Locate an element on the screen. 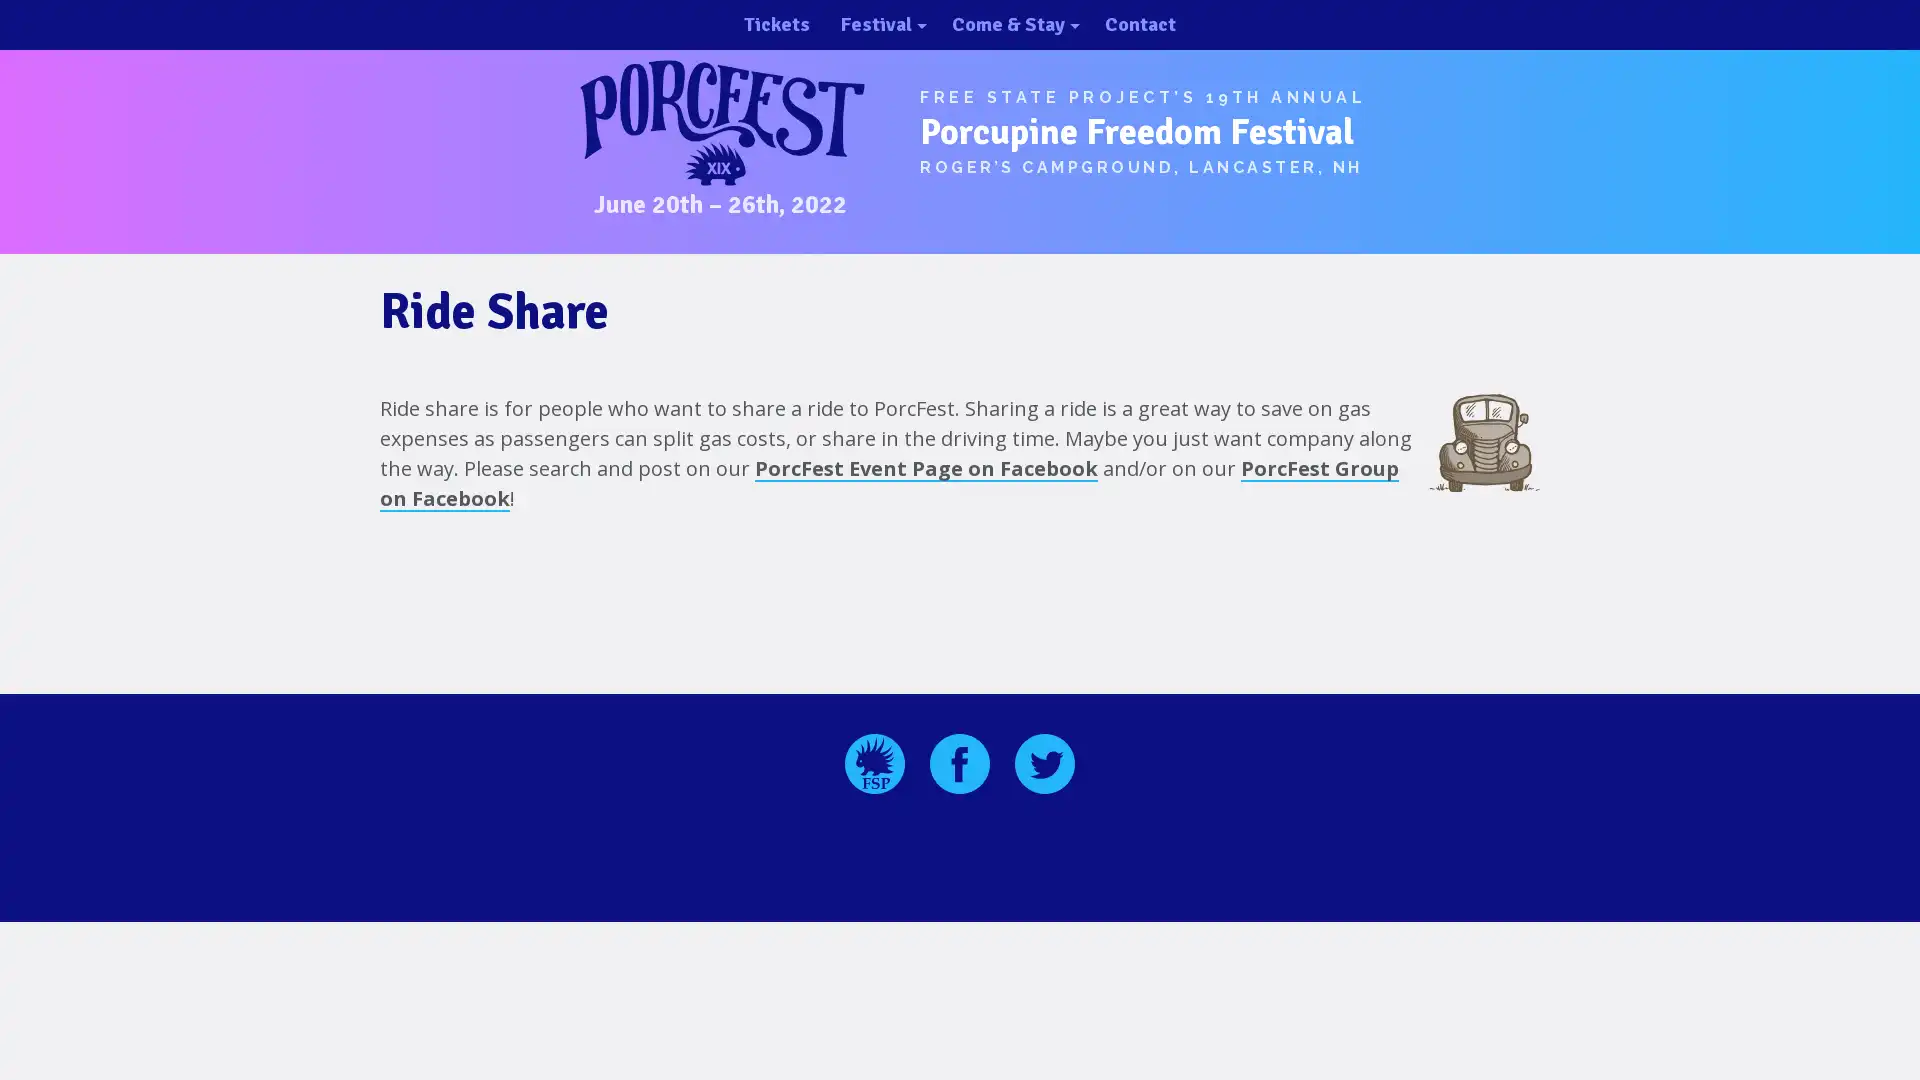 The height and width of the screenshot is (1080, 1920). close is located at coordinates (1856, 80).